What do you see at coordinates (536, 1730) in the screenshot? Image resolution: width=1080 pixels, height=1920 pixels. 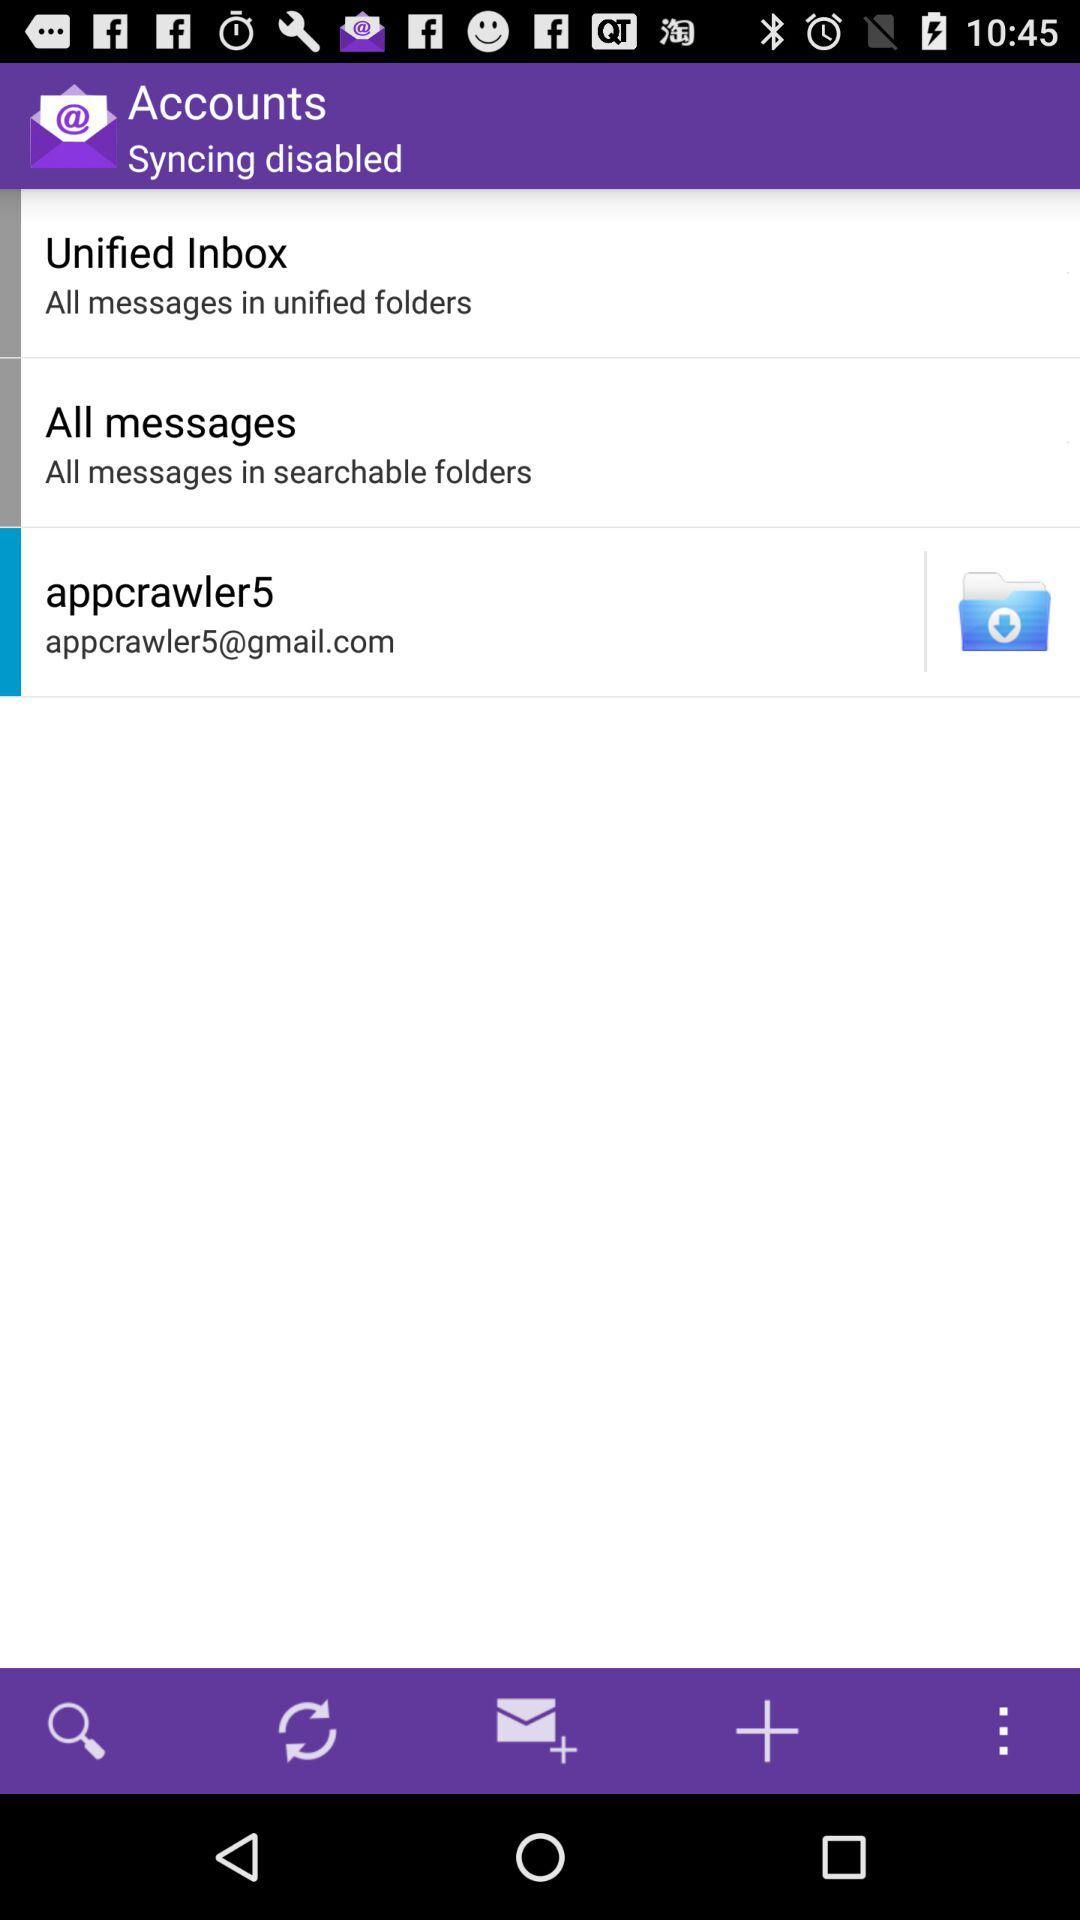 I see `the item at the bottom` at bounding box center [536, 1730].